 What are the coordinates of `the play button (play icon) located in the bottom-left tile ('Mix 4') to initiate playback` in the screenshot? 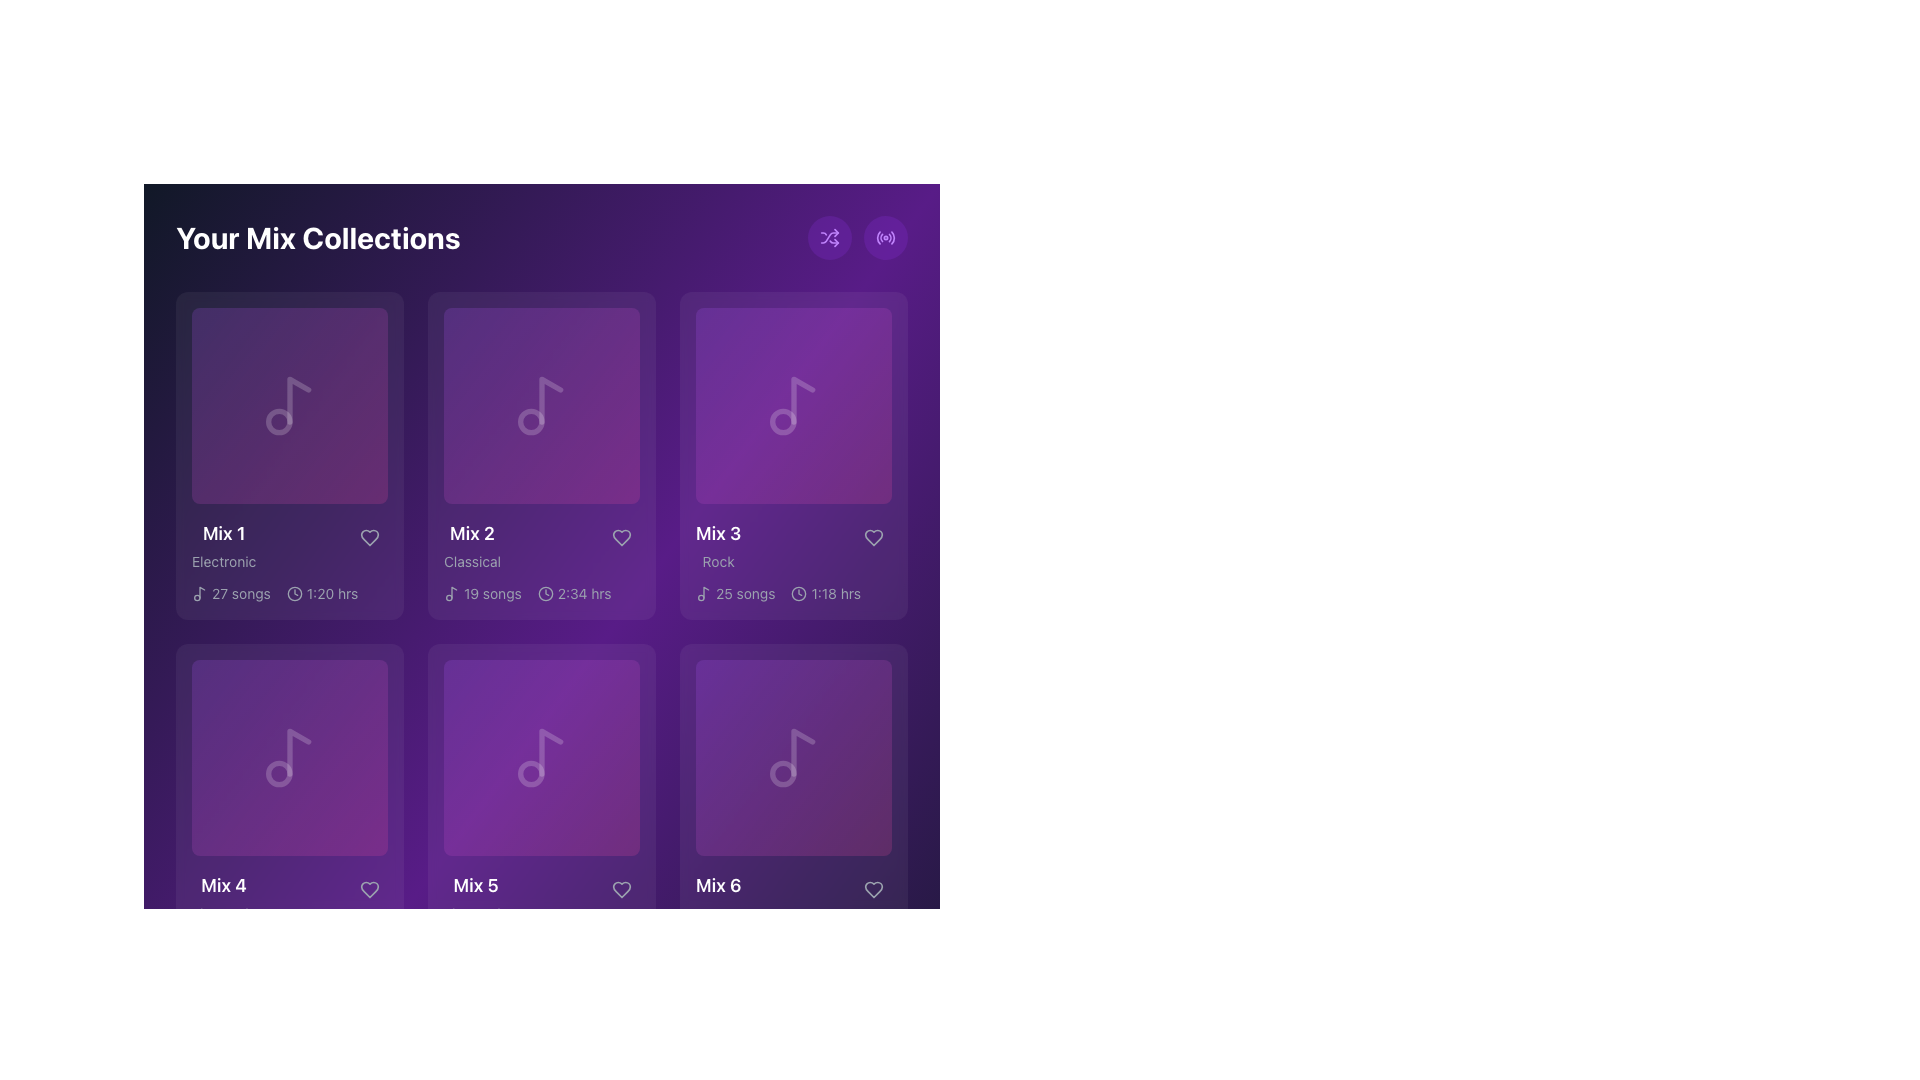 It's located at (288, 758).